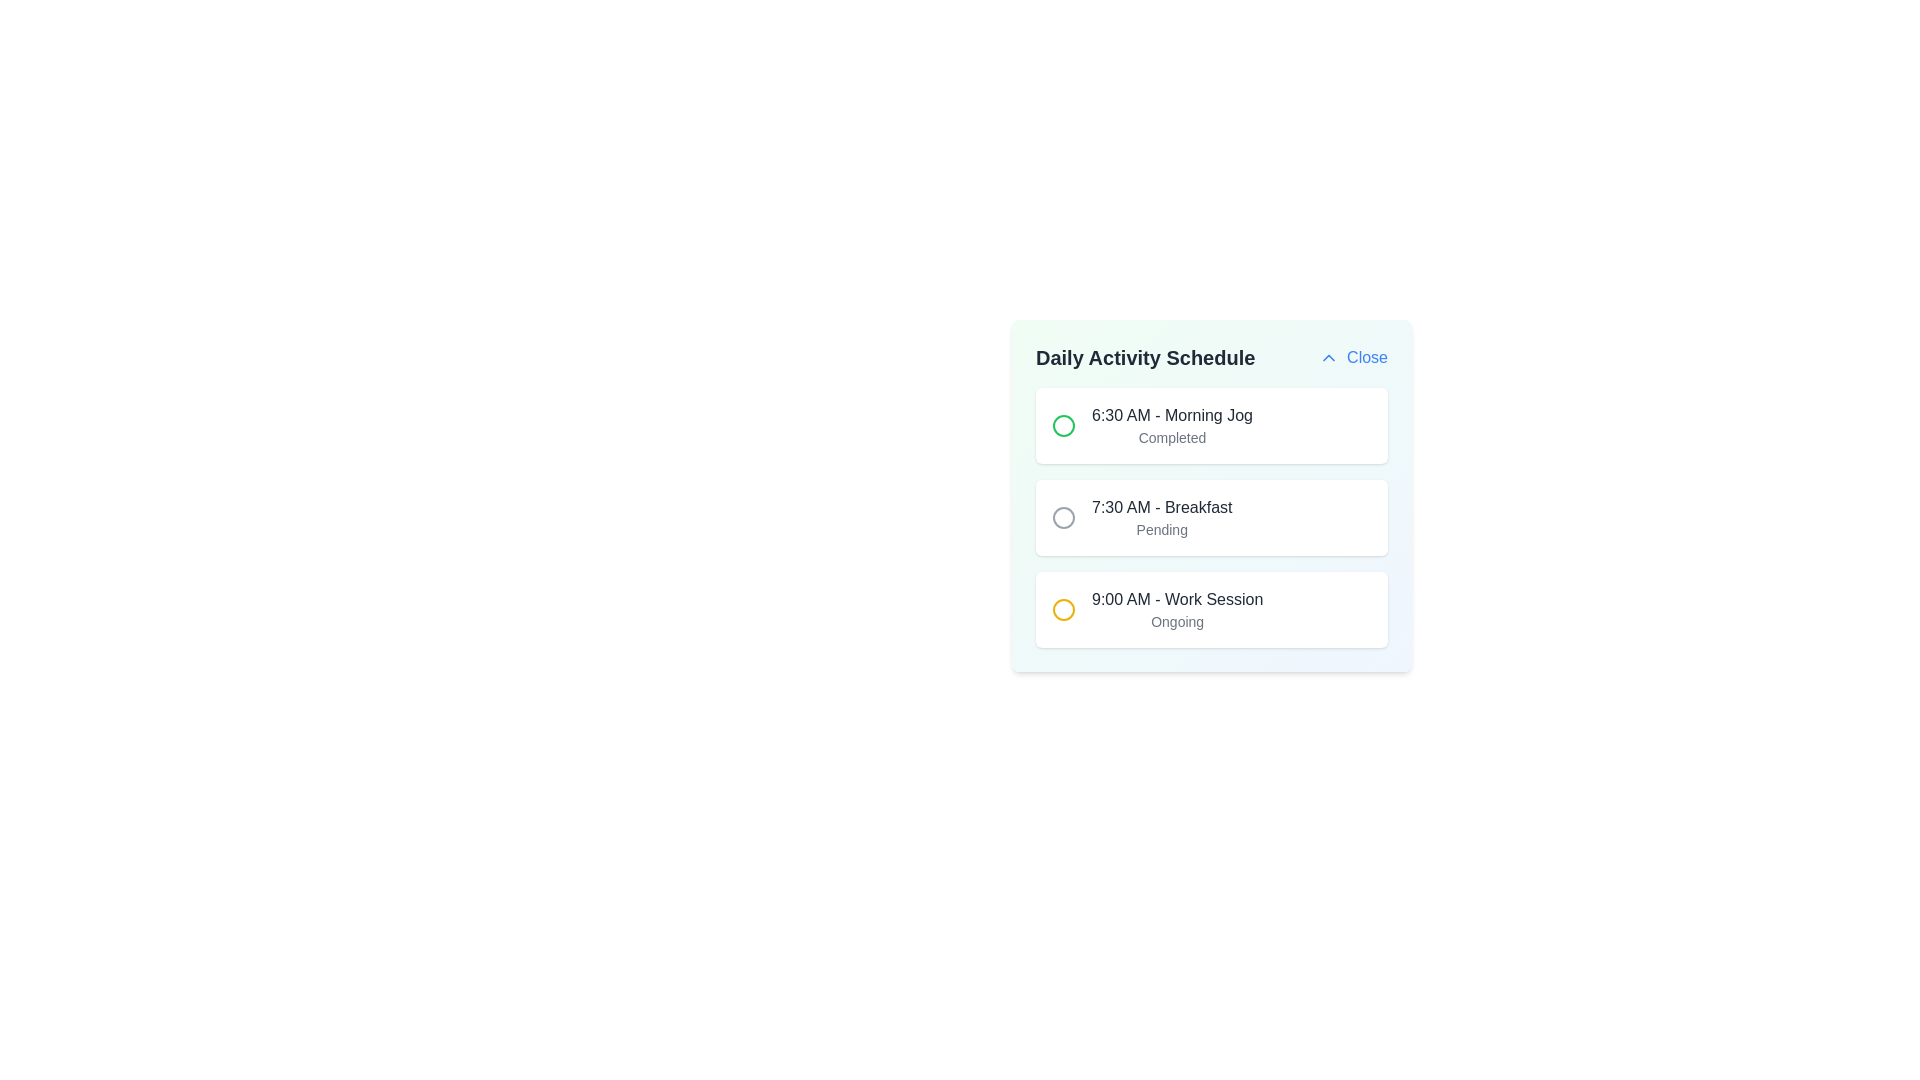 This screenshot has width=1920, height=1080. Describe the element at coordinates (1177, 608) in the screenshot. I see `text from the Information Label displaying '9:00 AM - Work Session' in bold dark gray and 'Ongoing' in smaller lighter gray font, which is the third item in the Daily Activity Schedule` at that location.